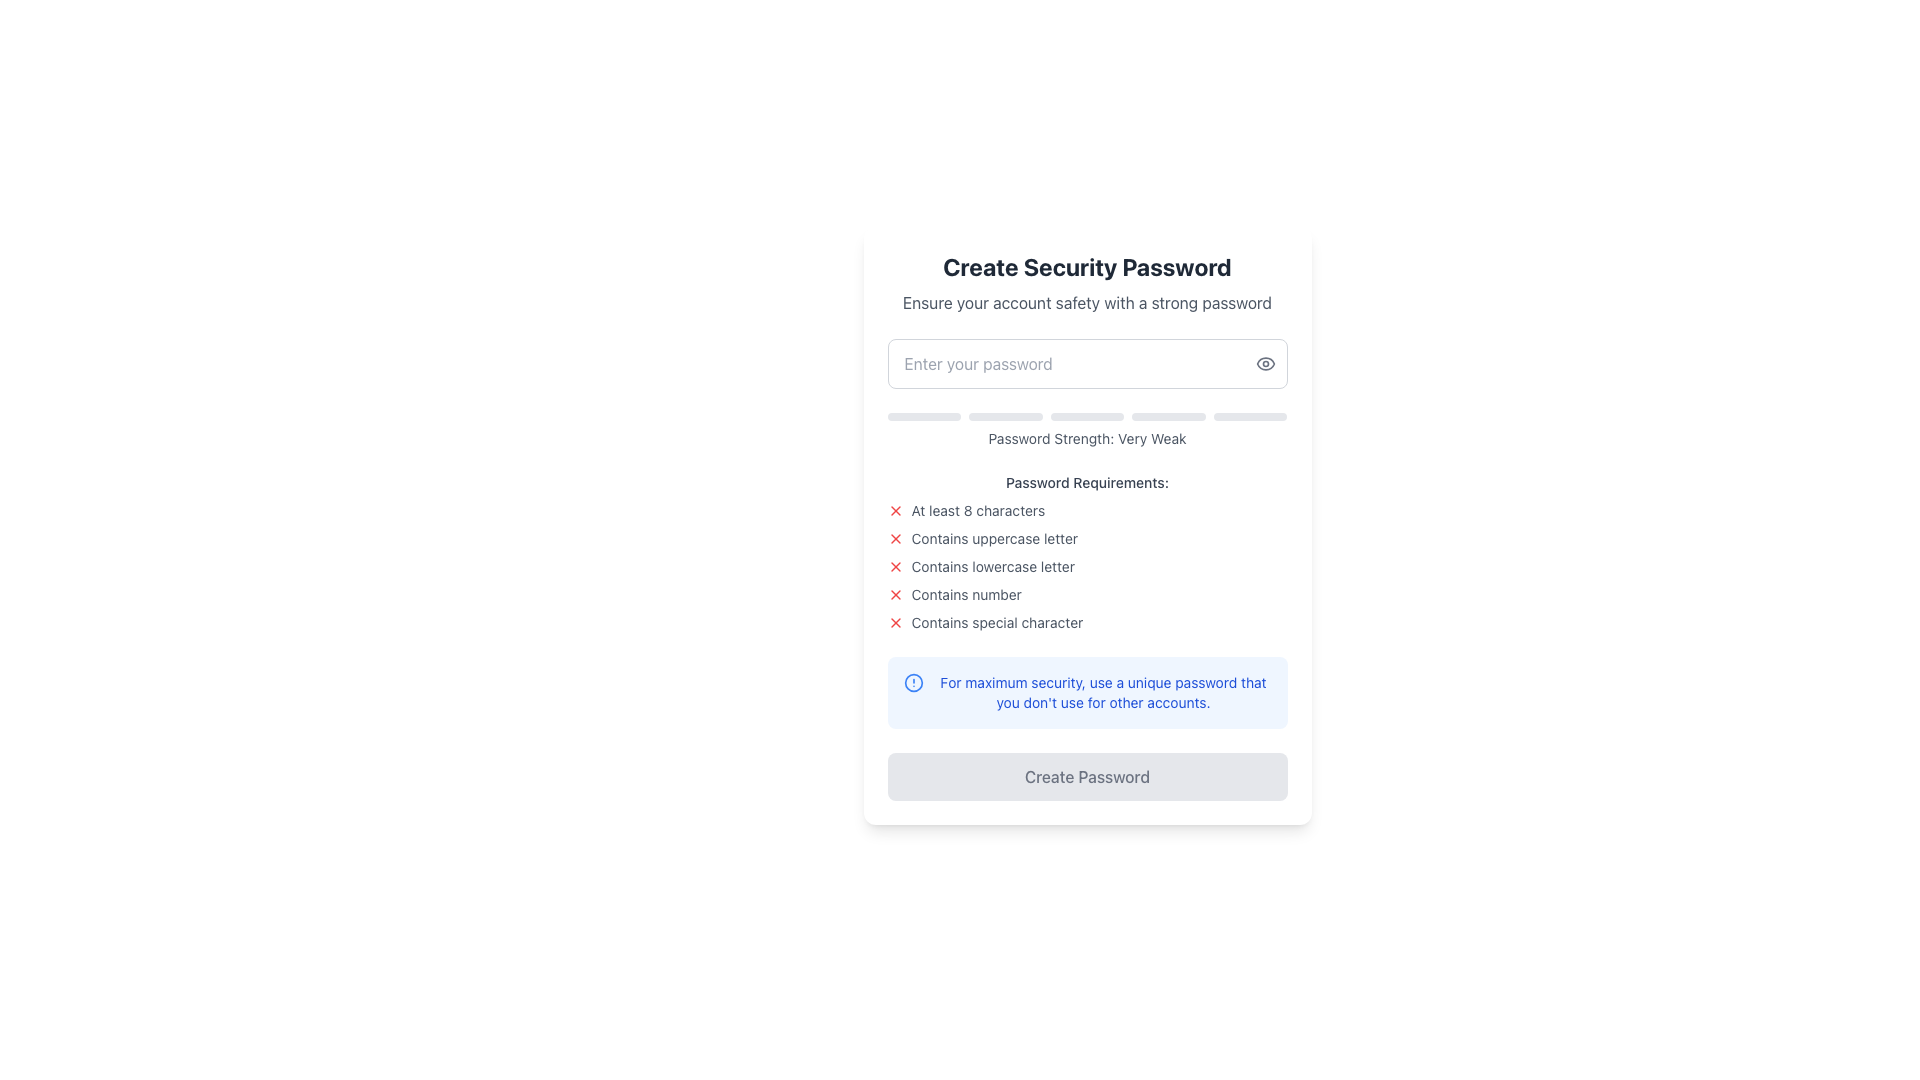 This screenshot has height=1080, width=1920. I want to click on the third progress indicator segment, which is a horizontal rectangular bar with a gray background, part of a password strength visual indicator located below the password input field, so click(1086, 415).